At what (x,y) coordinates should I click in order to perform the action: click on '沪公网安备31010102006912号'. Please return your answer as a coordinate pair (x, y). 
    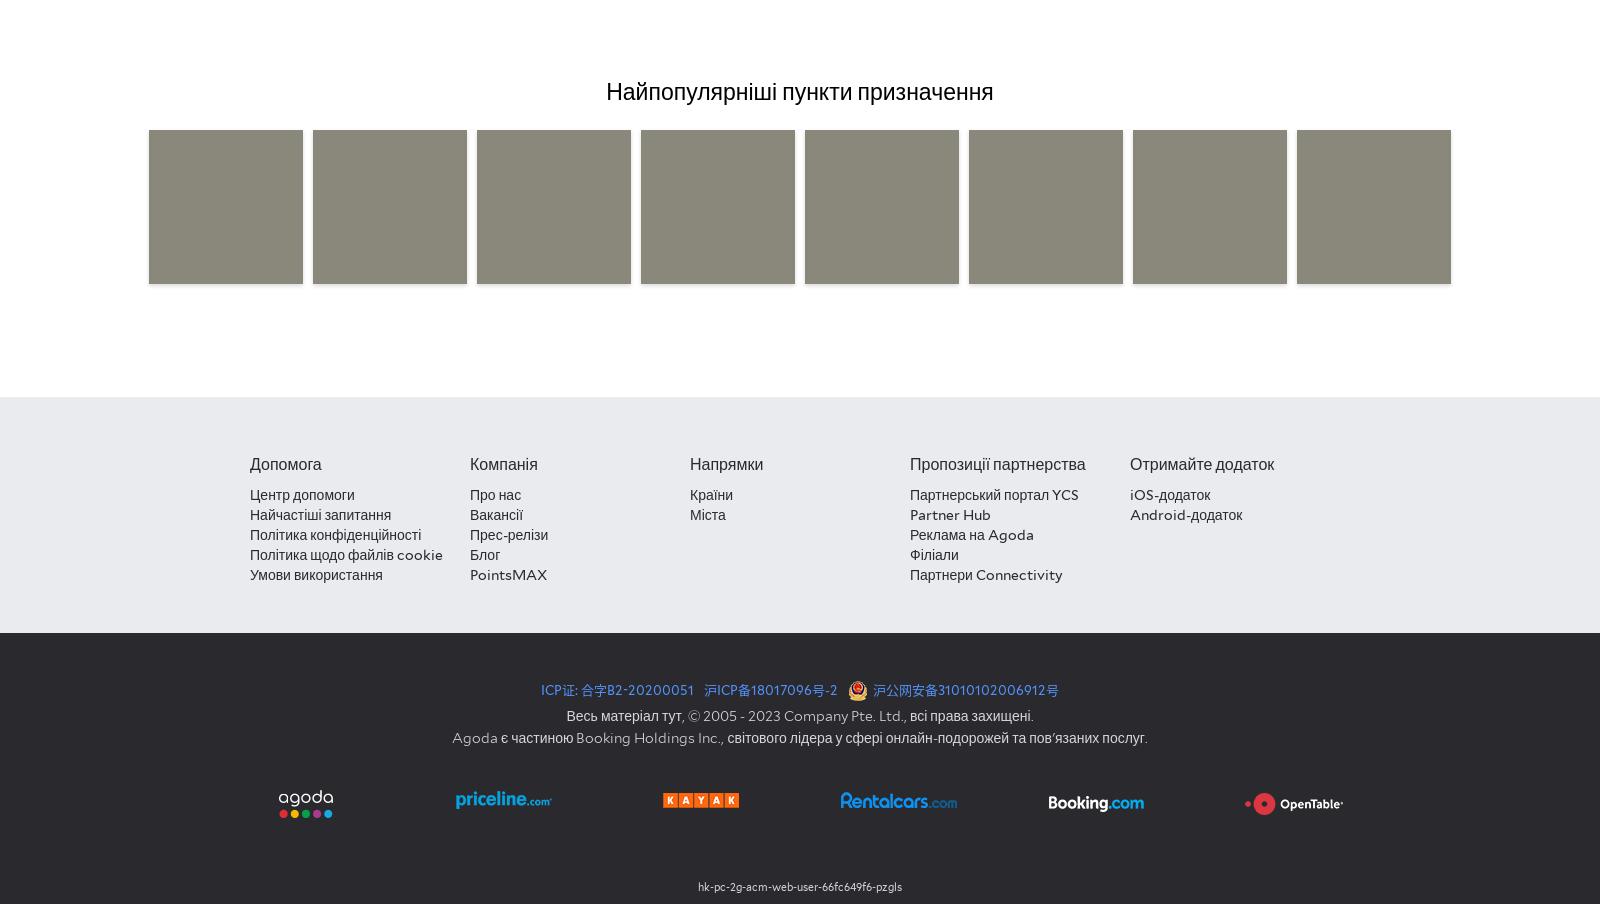
    Looking at the image, I should click on (871, 688).